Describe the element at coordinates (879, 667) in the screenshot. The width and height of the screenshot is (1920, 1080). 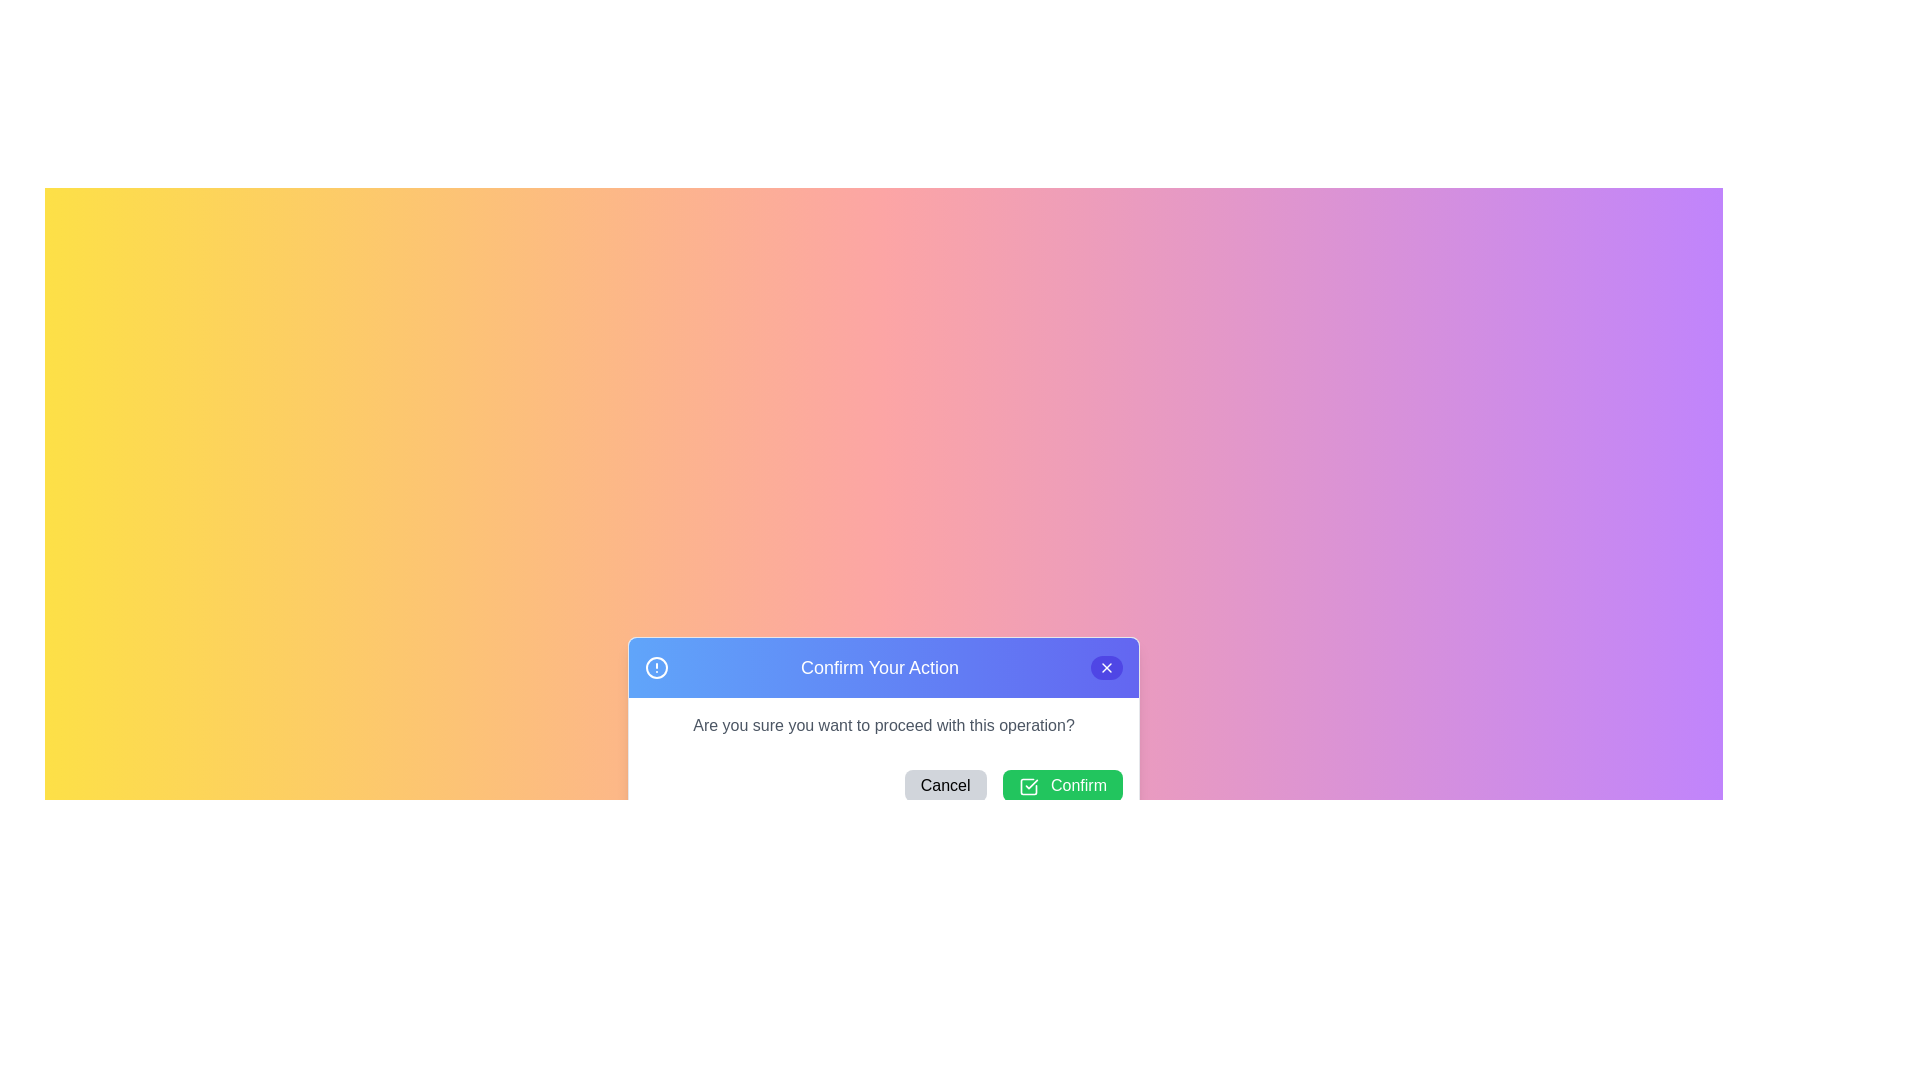
I see `text of the title label in the header section of the modal dialog box, which is centrally positioned between an icon on the left and a close button on the right` at that location.